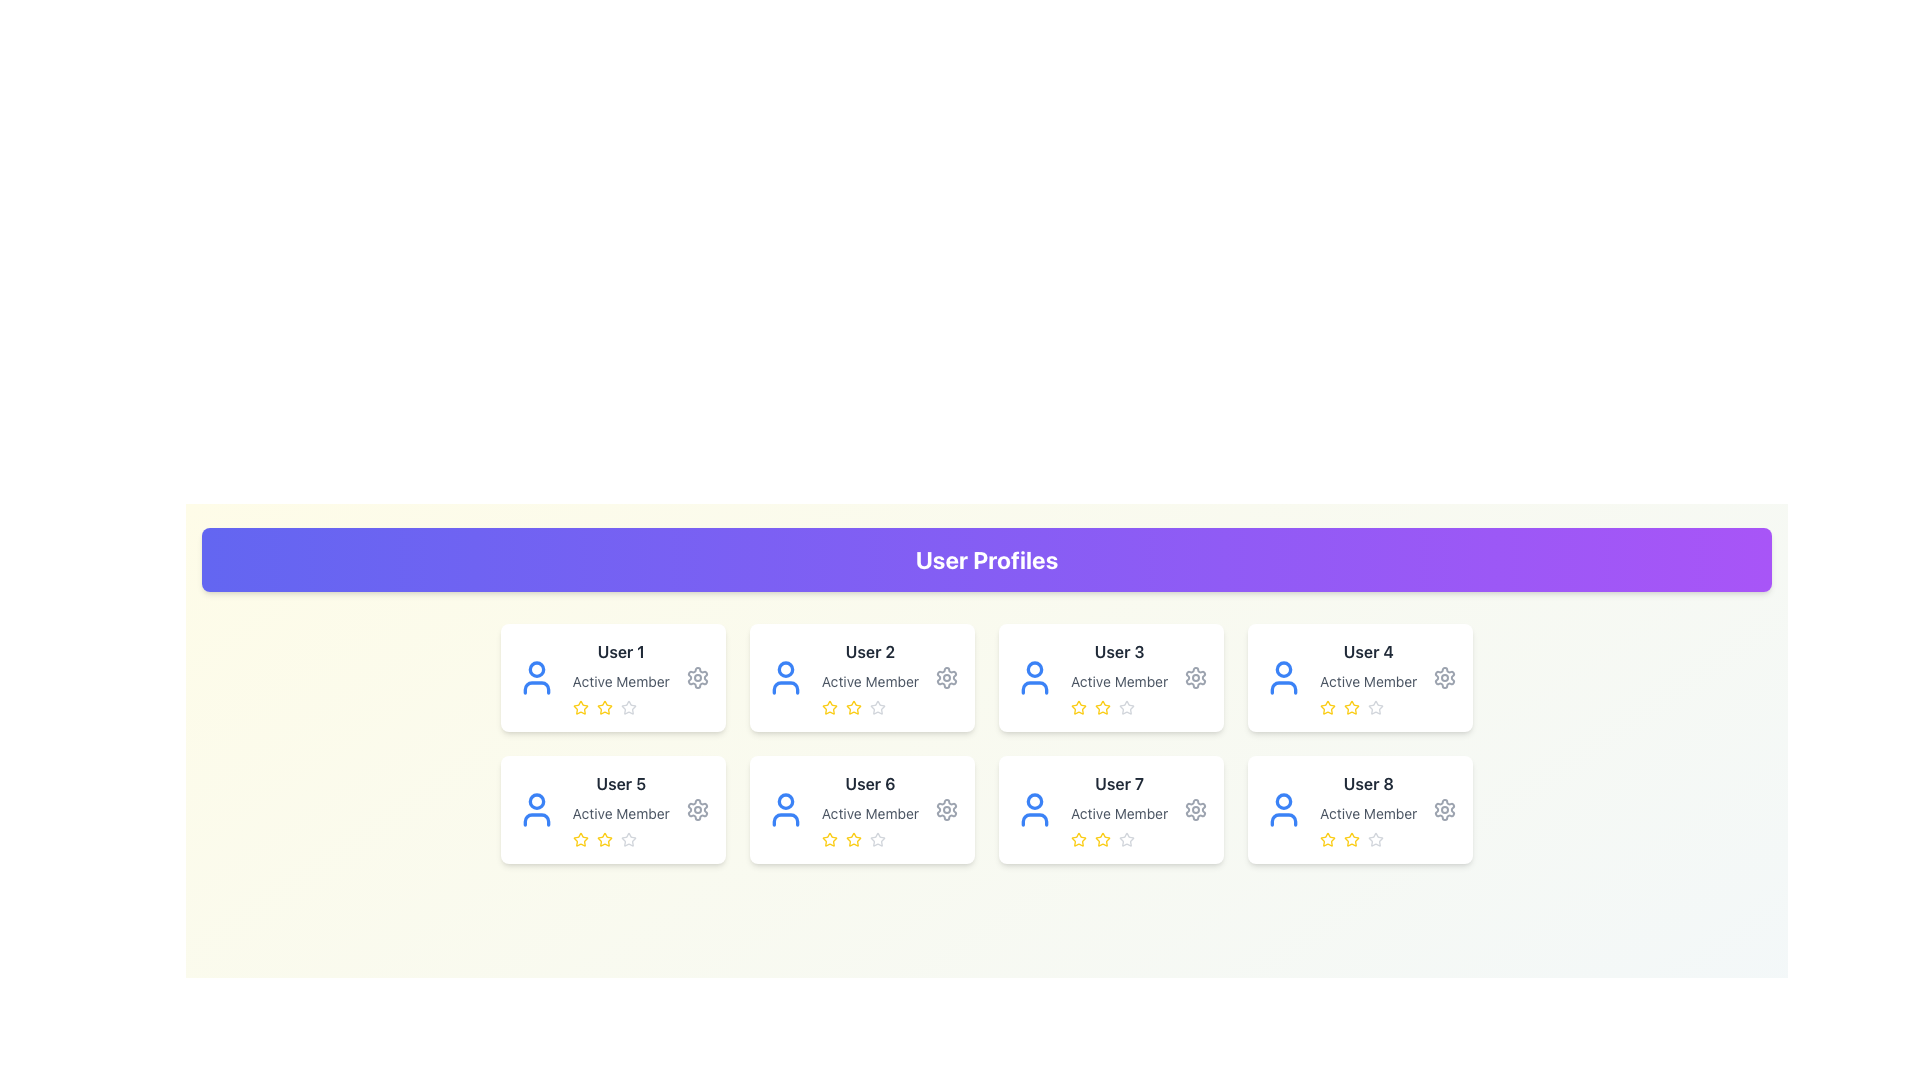  What do you see at coordinates (627, 839) in the screenshot?
I see `the third star rating button in the 'User 5' card, which allows users to select the third rating level in the user rating system` at bounding box center [627, 839].